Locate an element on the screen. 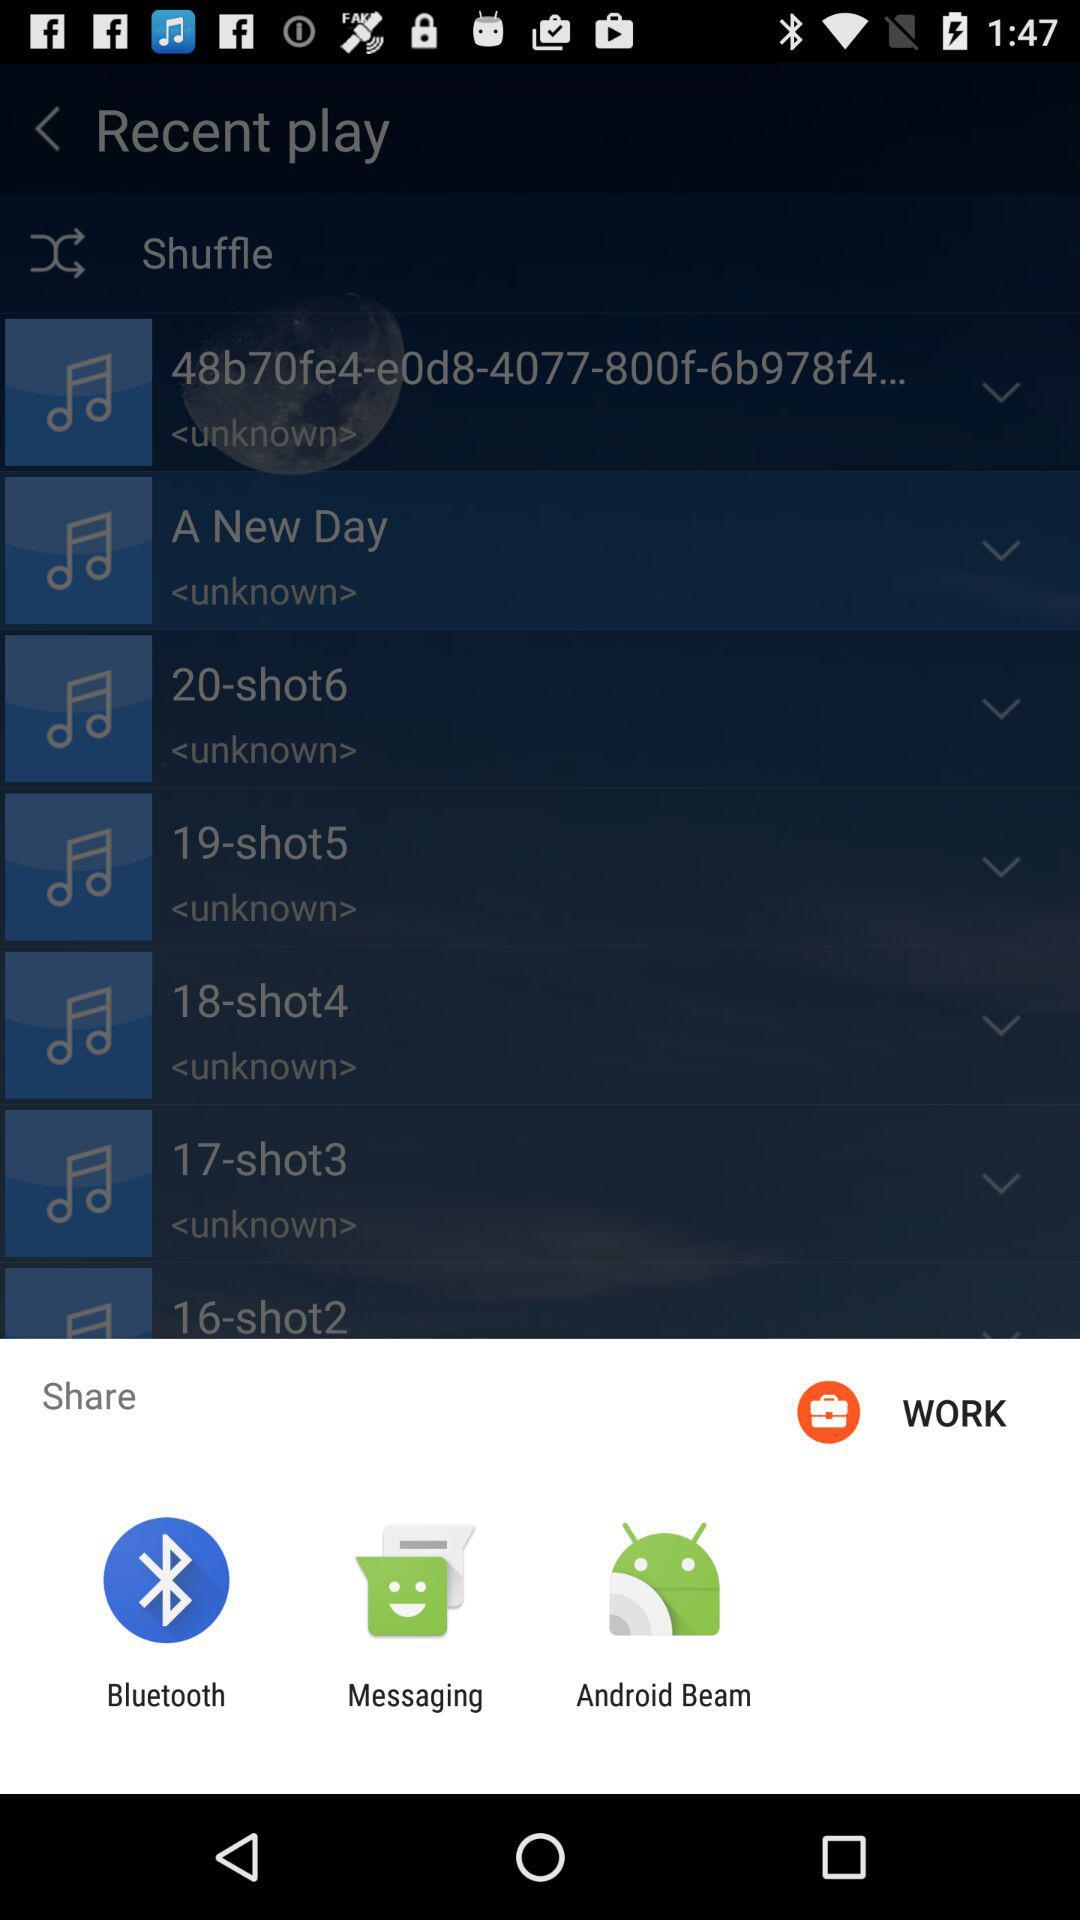 The width and height of the screenshot is (1080, 1920). item to the right of the bluetooth app is located at coordinates (414, 1711).